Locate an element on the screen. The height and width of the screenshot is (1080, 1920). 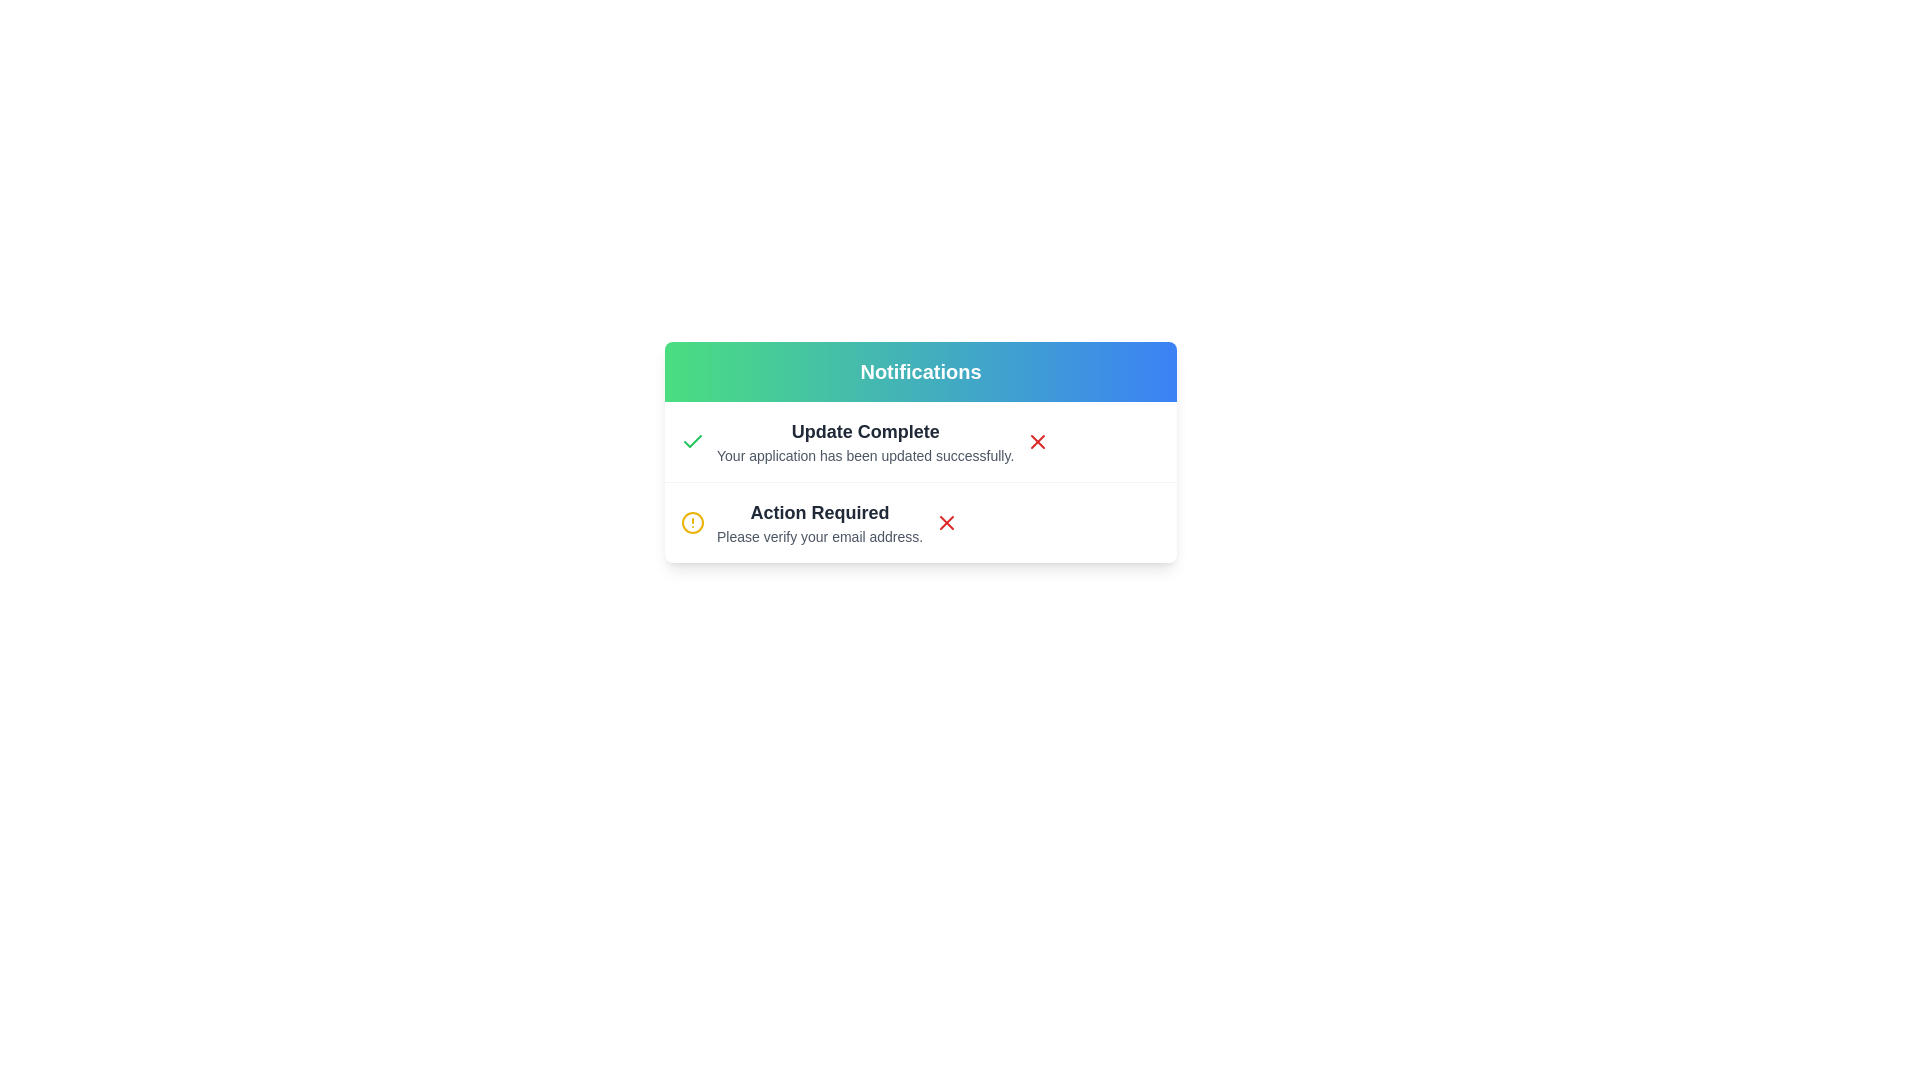
the notification element that displays 'Action Required' in bold and 'Please verify your email address.' in smaller text, accompanied by a yellow alert icon is located at coordinates (802, 522).